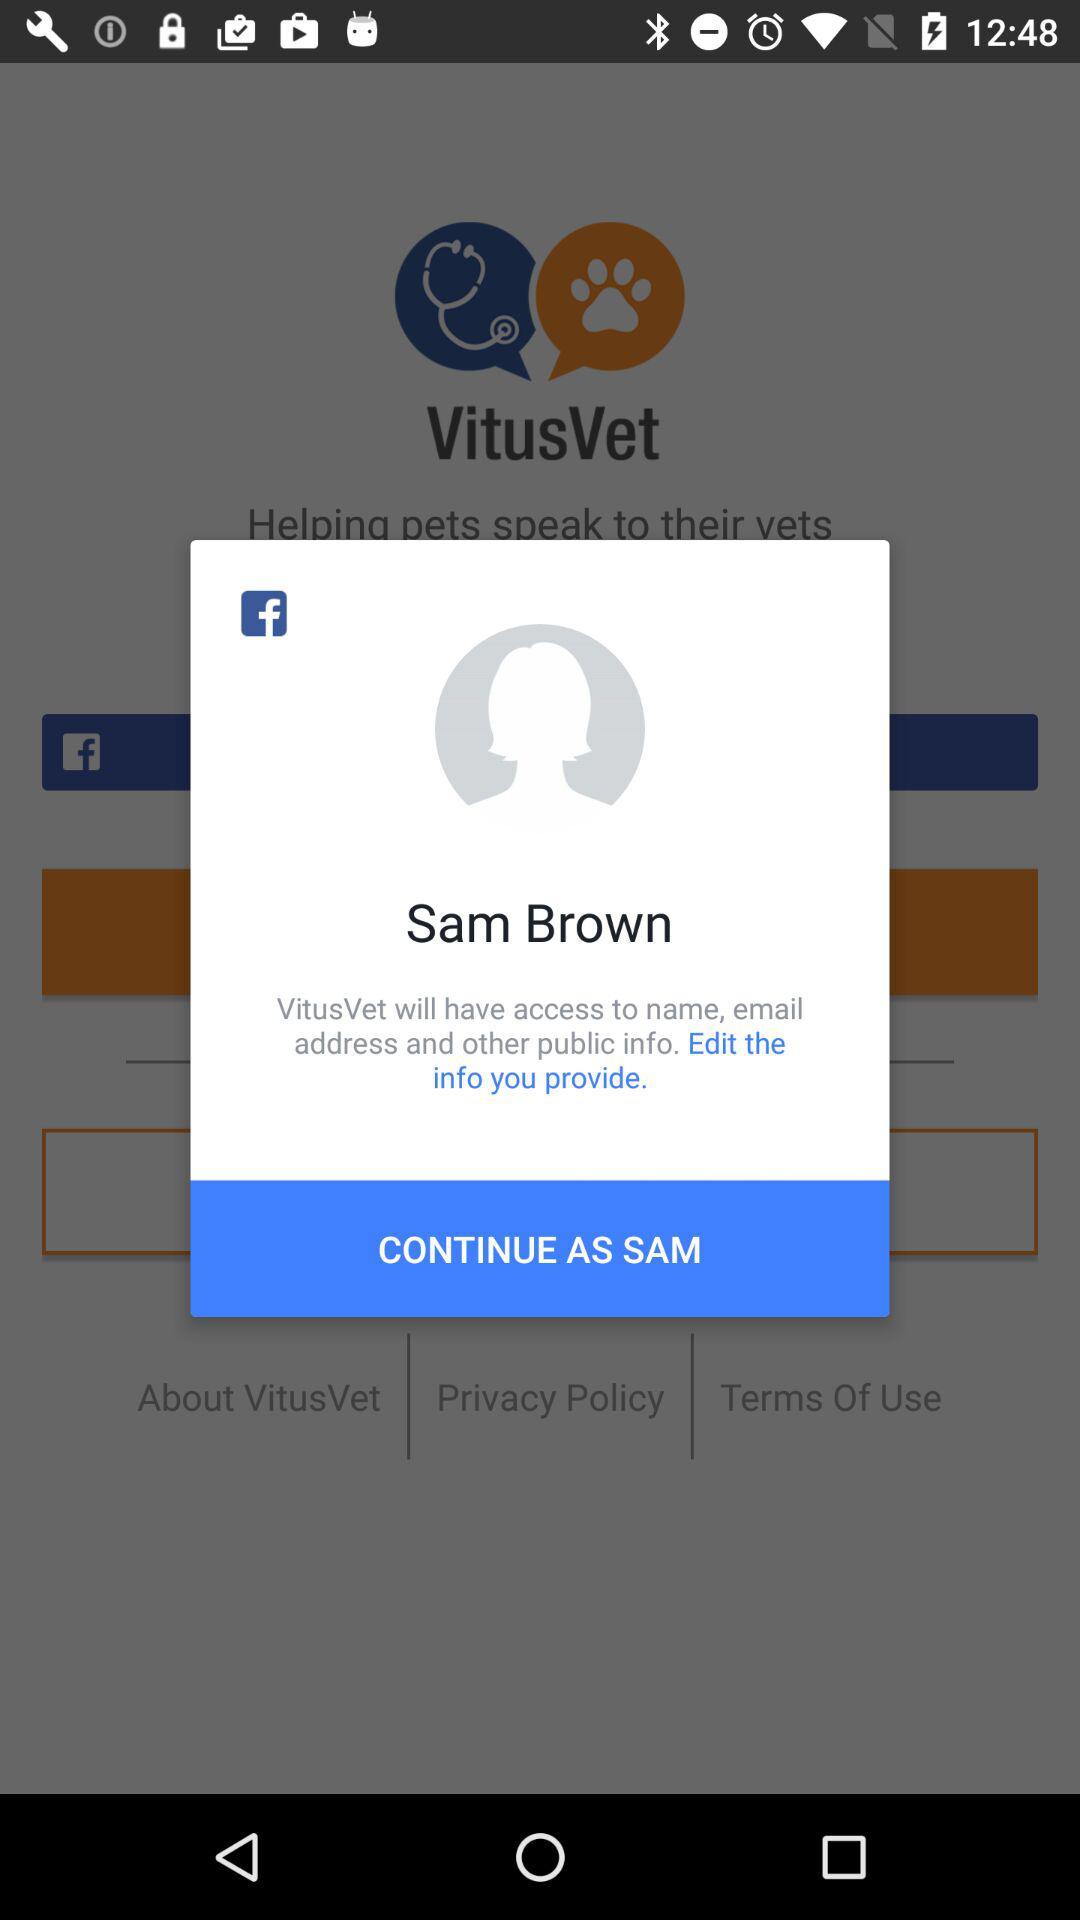  I want to click on the vitusvet will have icon, so click(540, 1041).